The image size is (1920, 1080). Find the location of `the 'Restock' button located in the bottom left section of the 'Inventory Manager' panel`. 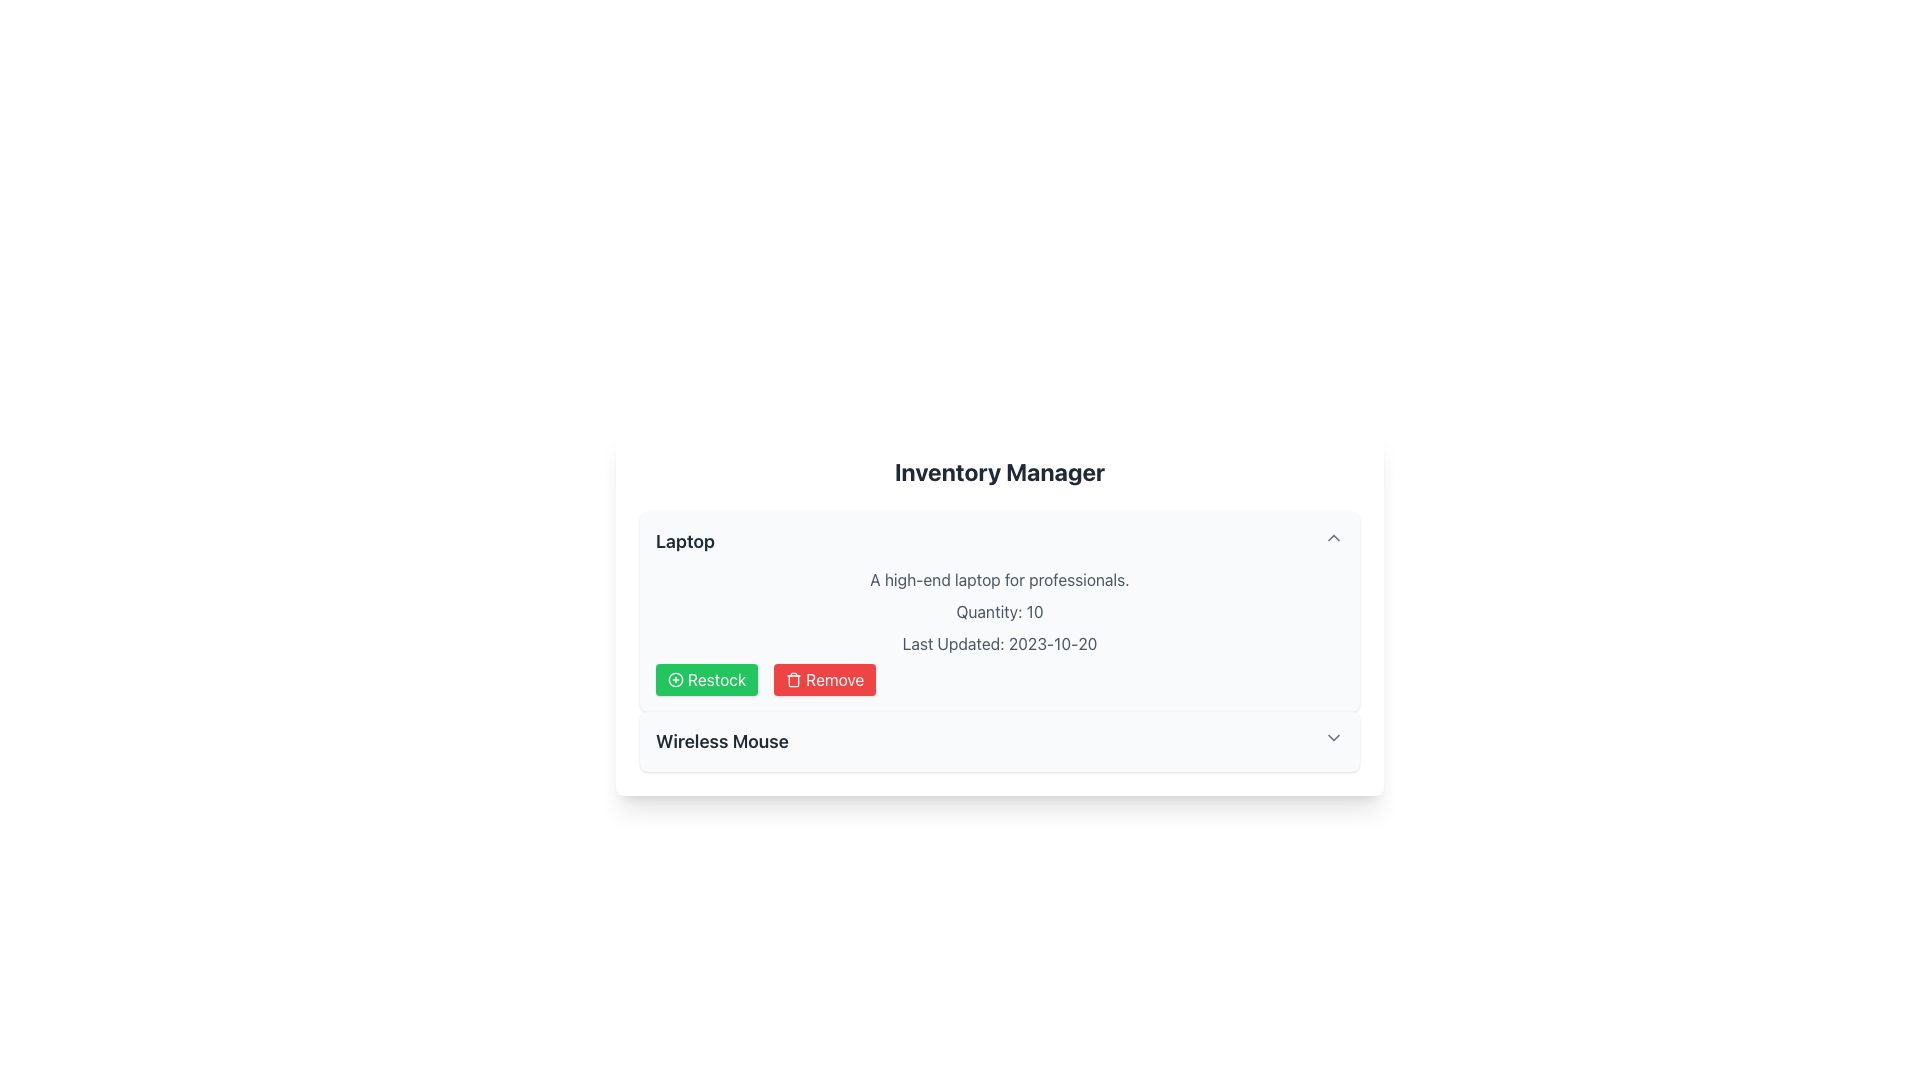

the 'Restock' button located in the bottom left section of the 'Inventory Manager' panel is located at coordinates (707, 678).